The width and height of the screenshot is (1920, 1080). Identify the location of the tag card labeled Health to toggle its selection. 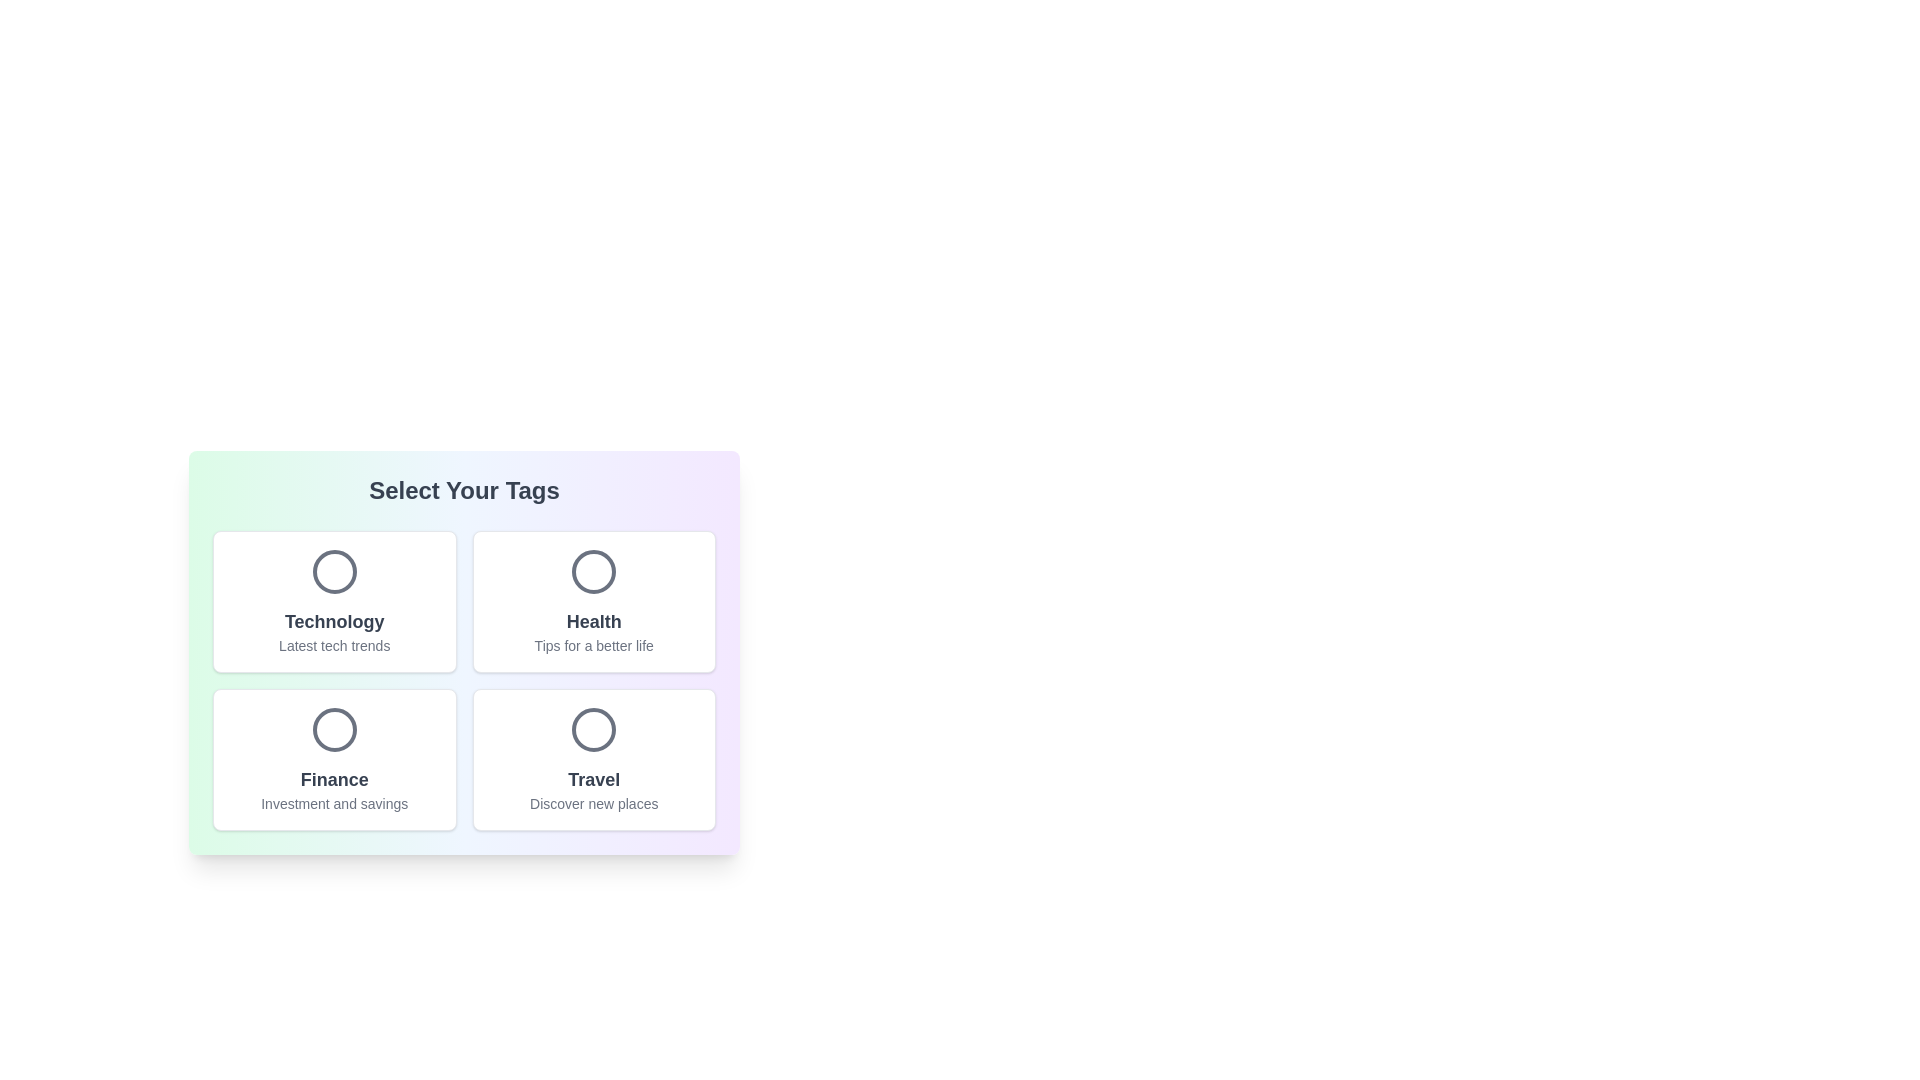
(593, 600).